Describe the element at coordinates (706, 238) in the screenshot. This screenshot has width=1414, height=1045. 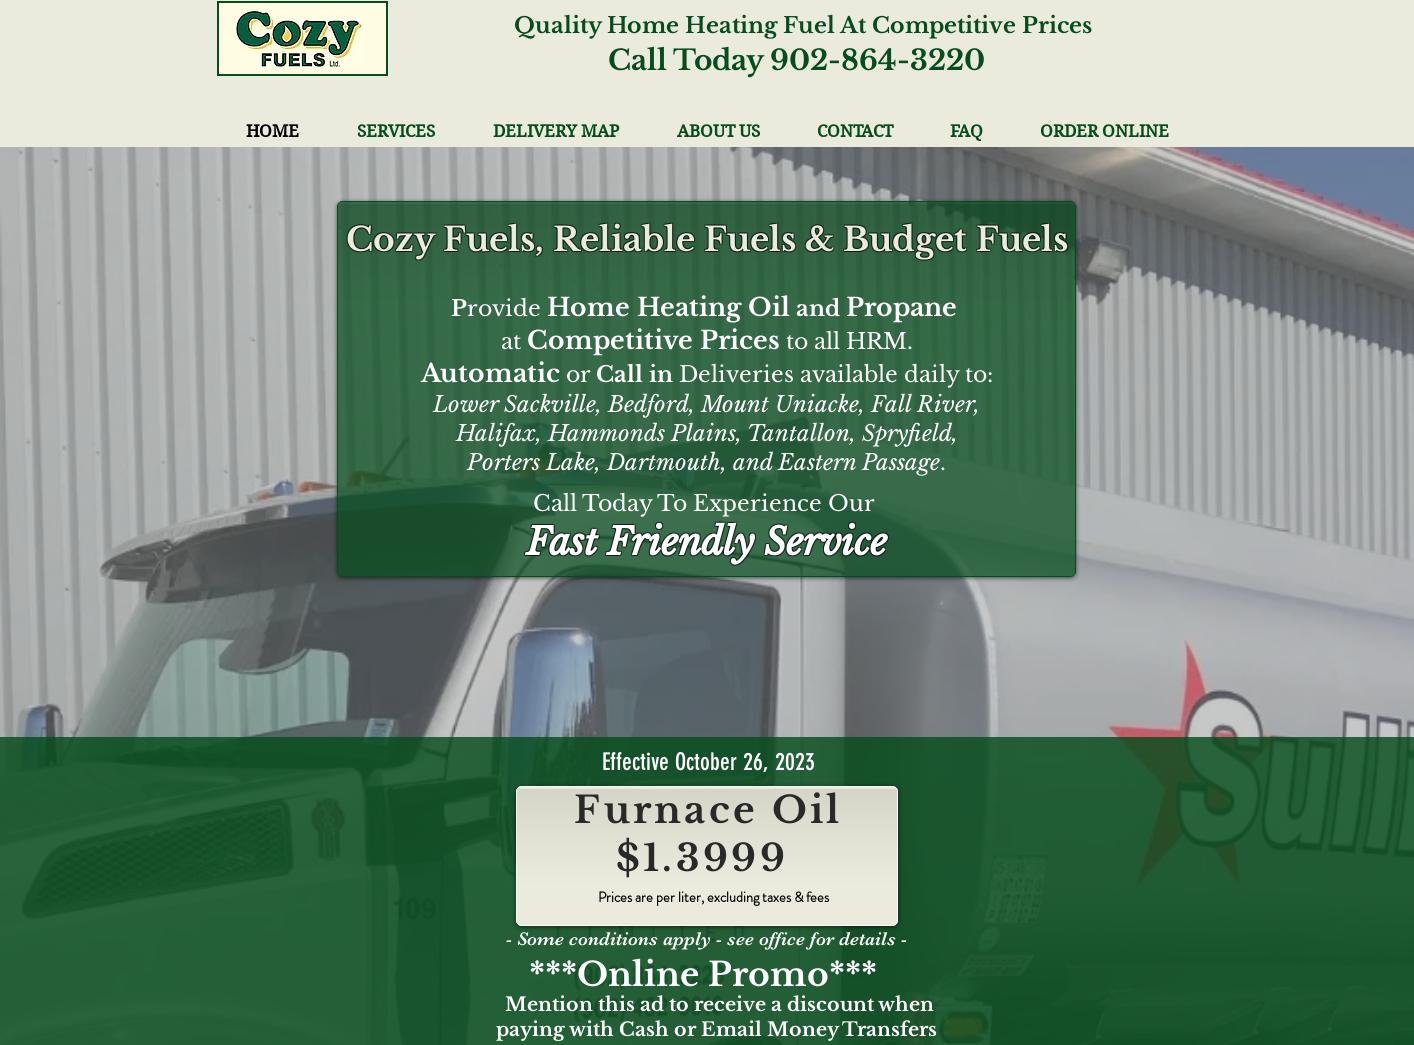
I see `'Cozy Fuels, Reliable Fuels & Budget Fuels'` at that location.